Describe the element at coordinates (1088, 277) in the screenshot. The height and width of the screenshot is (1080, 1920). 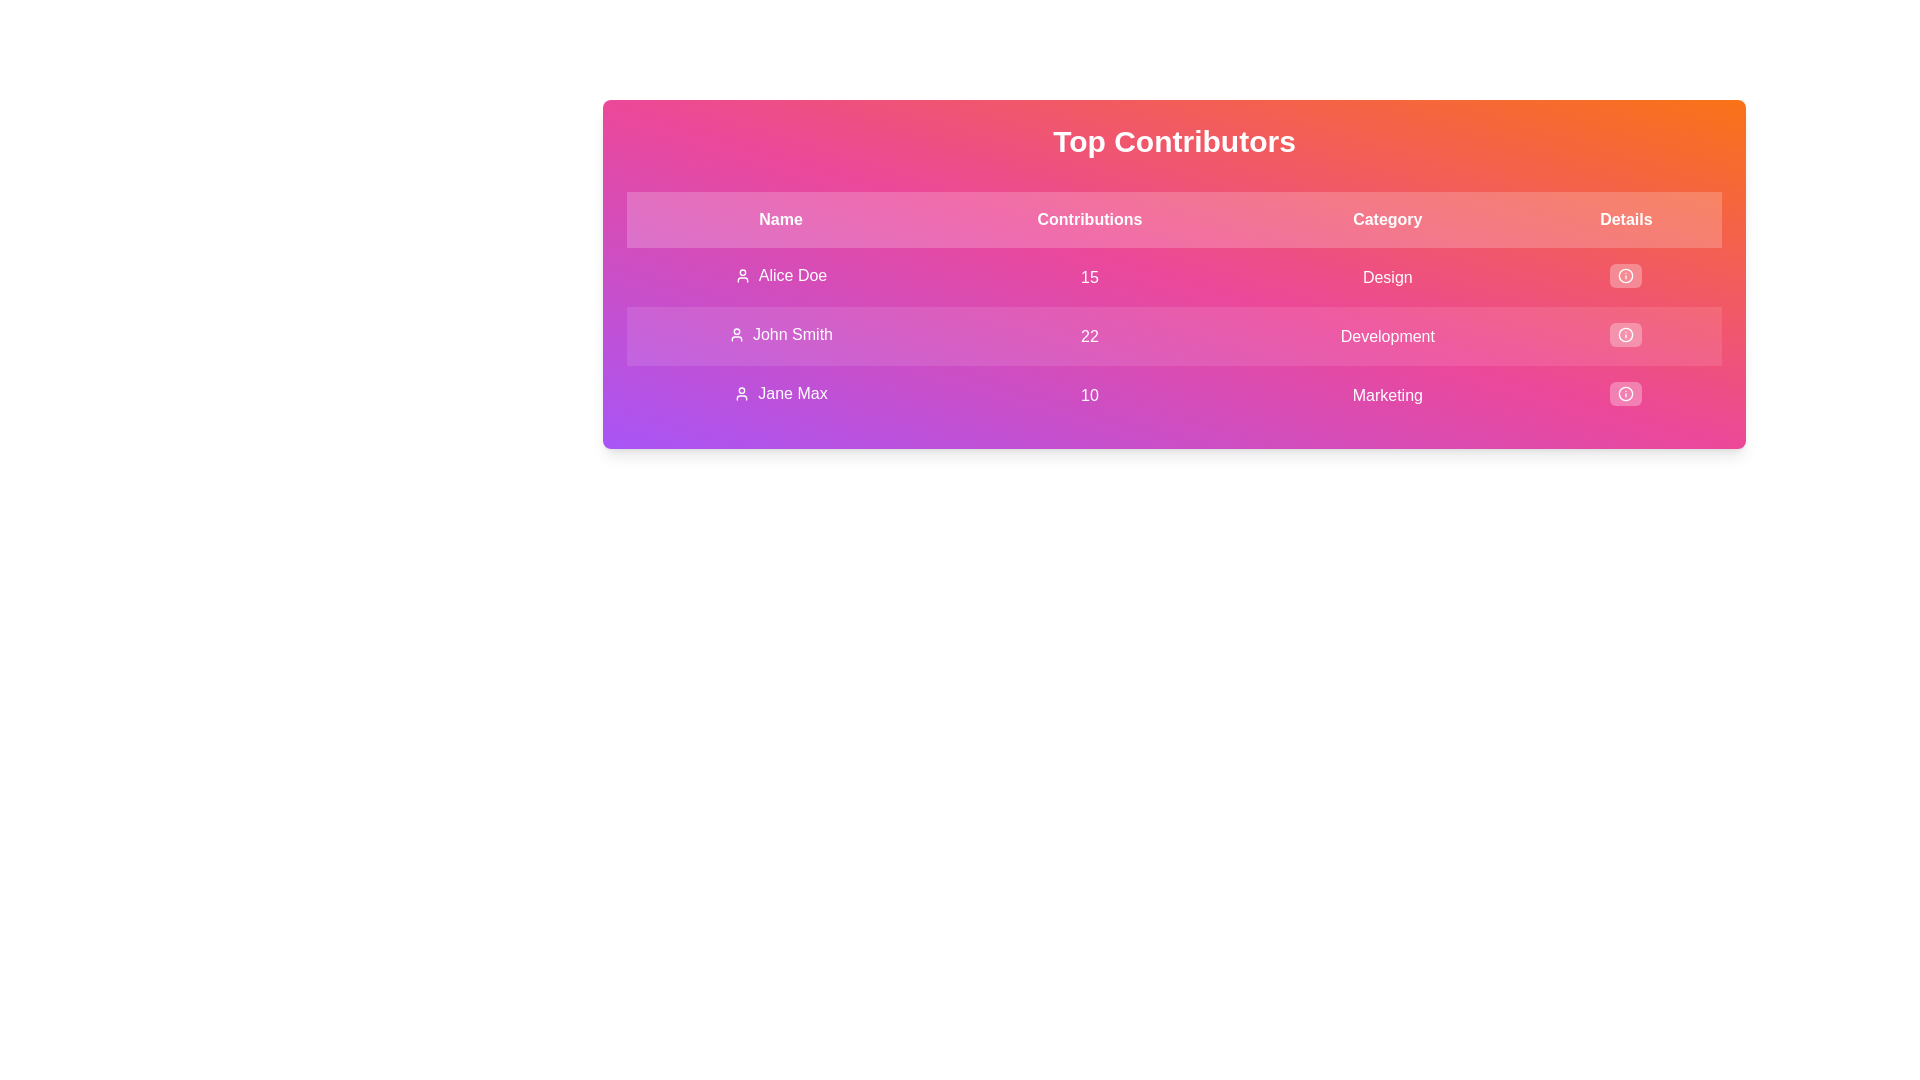
I see `the static text label displaying the contributions value for 'Alice Doe', located in the second column under the 'Contributions' header` at that location.